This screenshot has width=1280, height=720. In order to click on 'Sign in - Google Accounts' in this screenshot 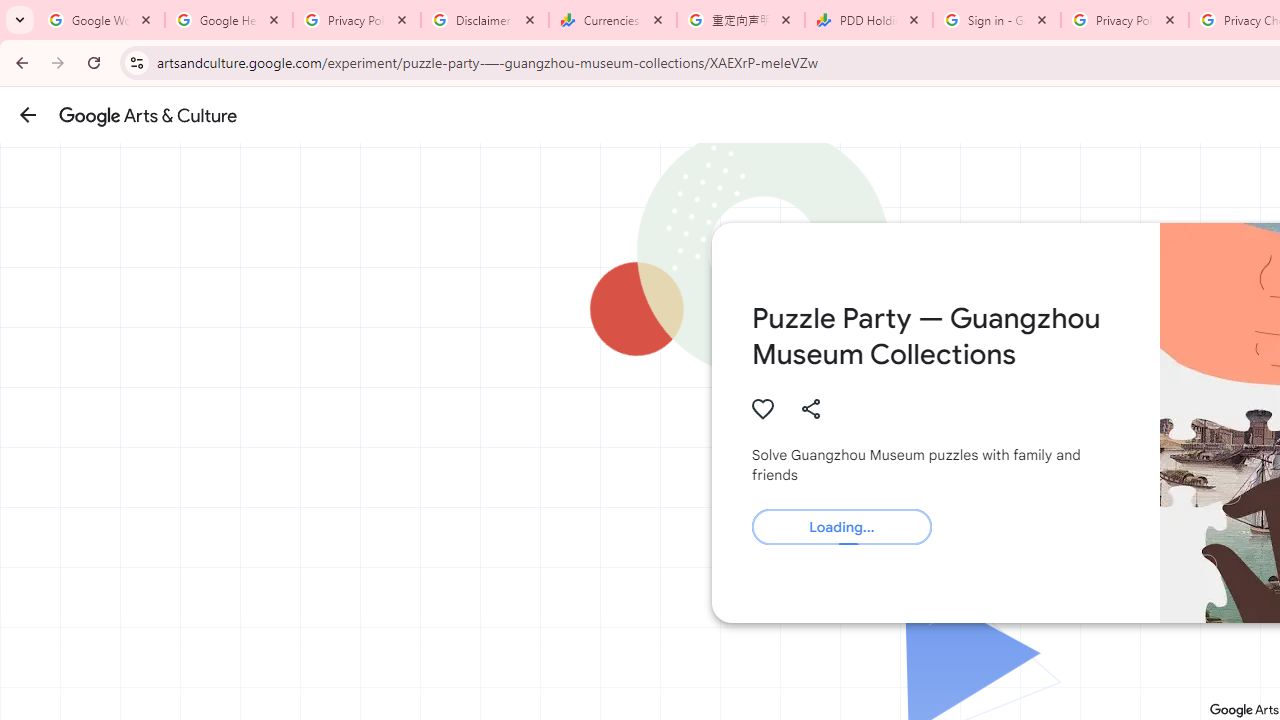, I will do `click(997, 20)`.